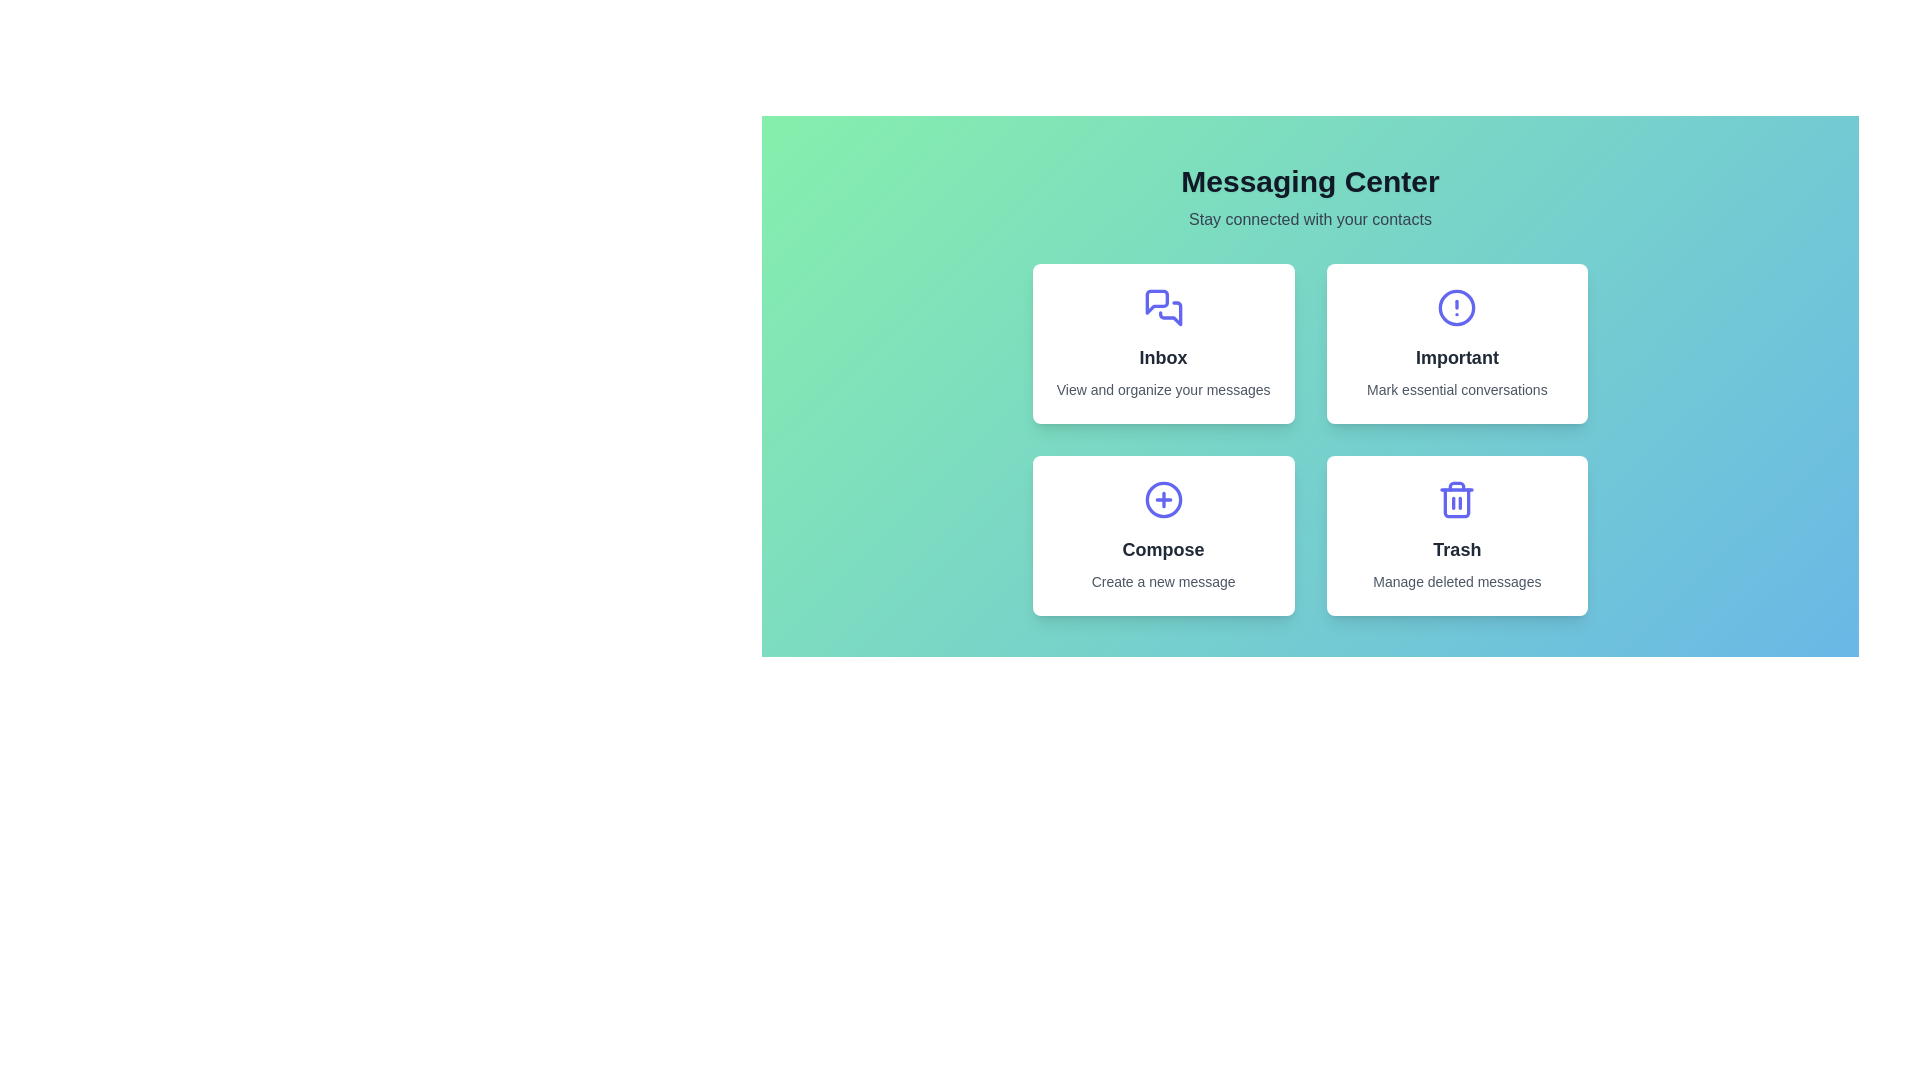 The height and width of the screenshot is (1080, 1920). What do you see at coordinates (1457, 389) in the screenshot?
I see `the text label that says 'Mark essential conversations', which is located below the 'Important' text in the rectangular card` at bounding box center [1457, 389].